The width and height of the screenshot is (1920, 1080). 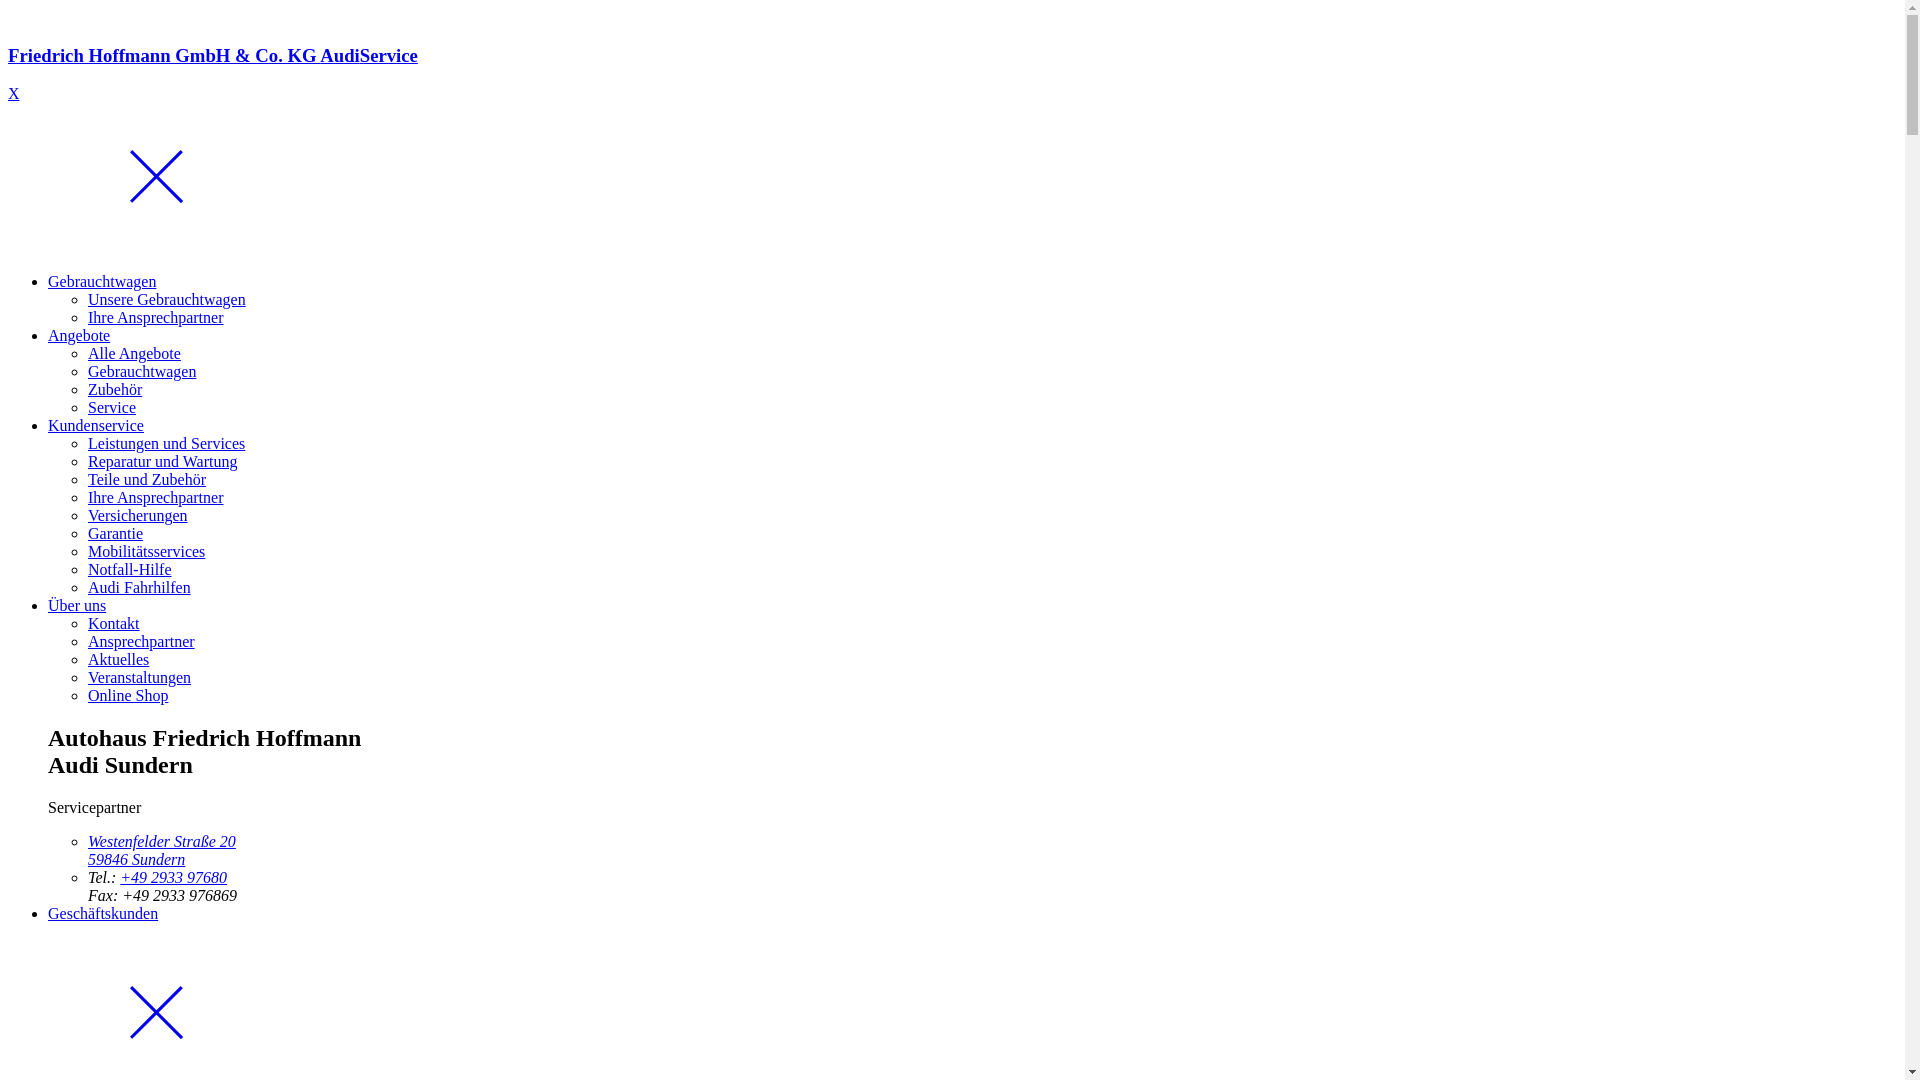 I want to click on 'Veranstaltungen', so click(x=138, y=676).